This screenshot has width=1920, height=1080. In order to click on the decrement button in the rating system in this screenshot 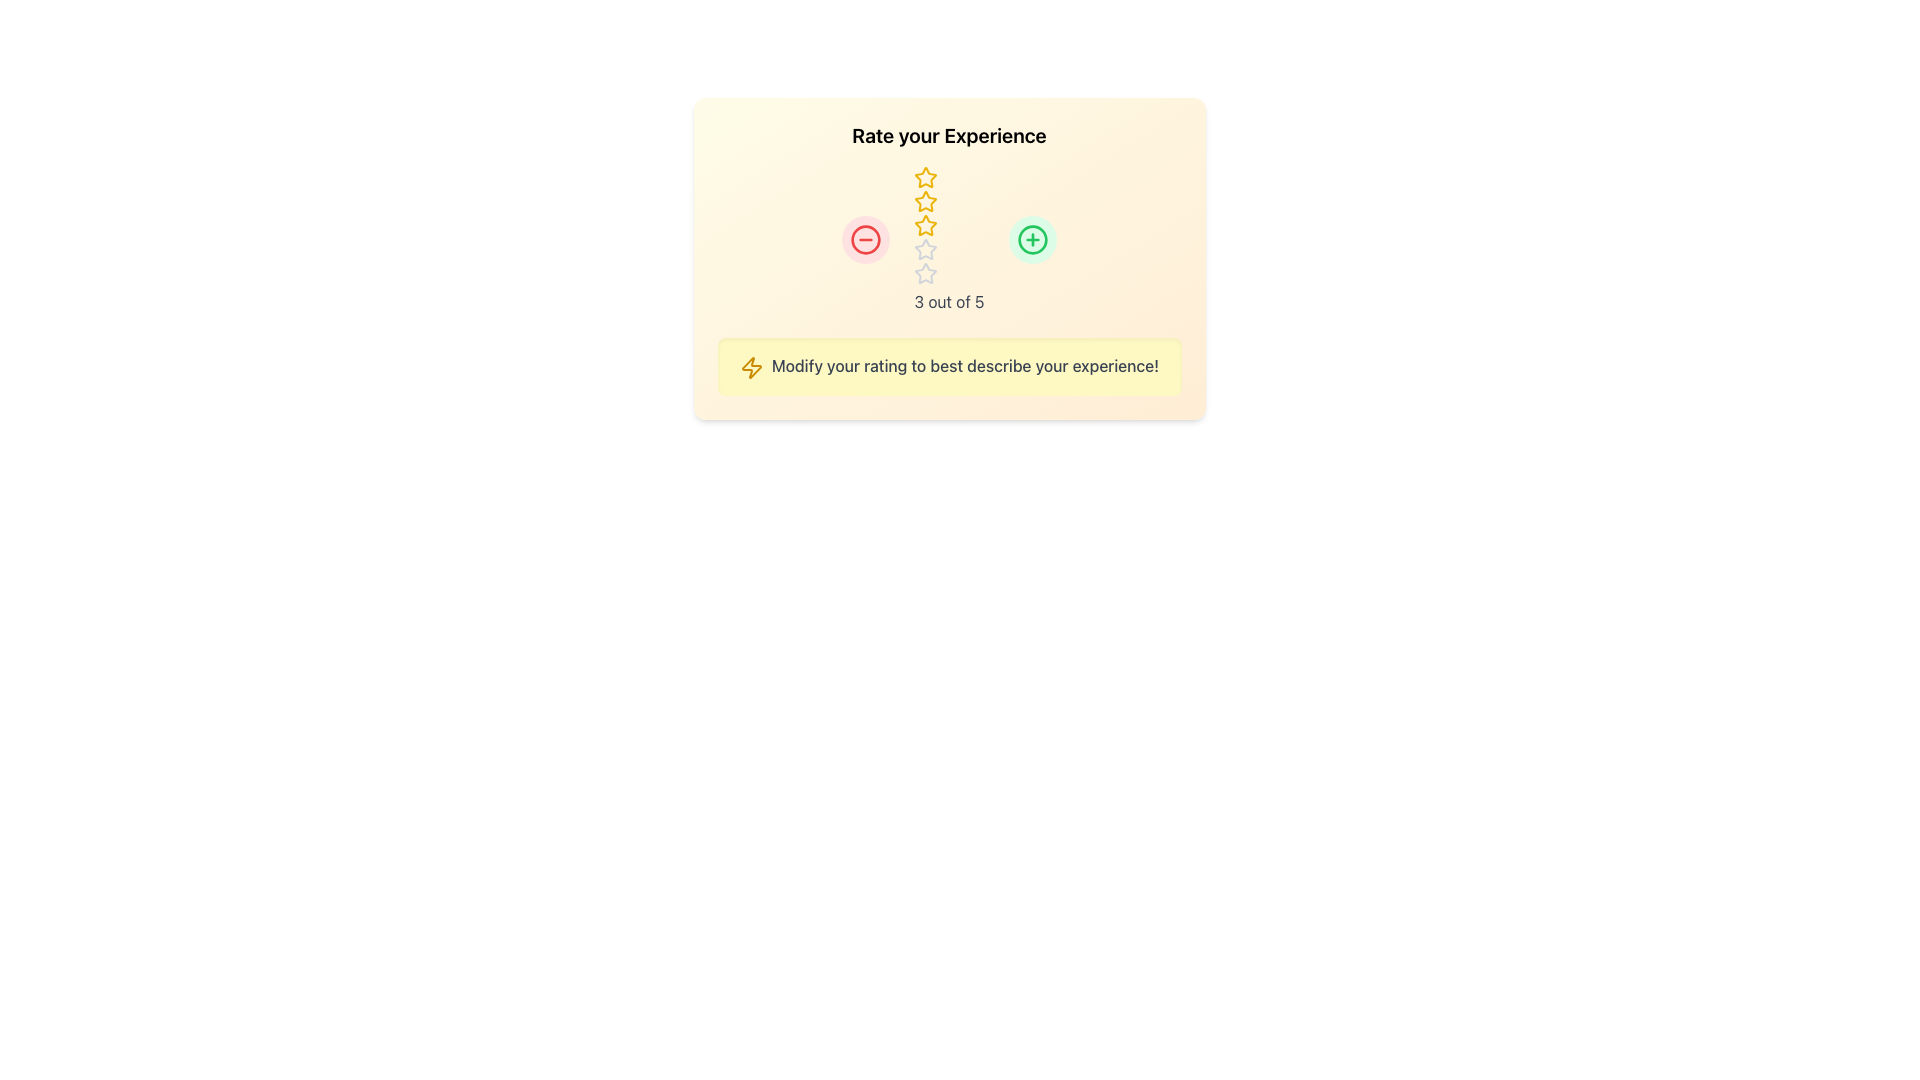, I will do `click(866, 238)`.